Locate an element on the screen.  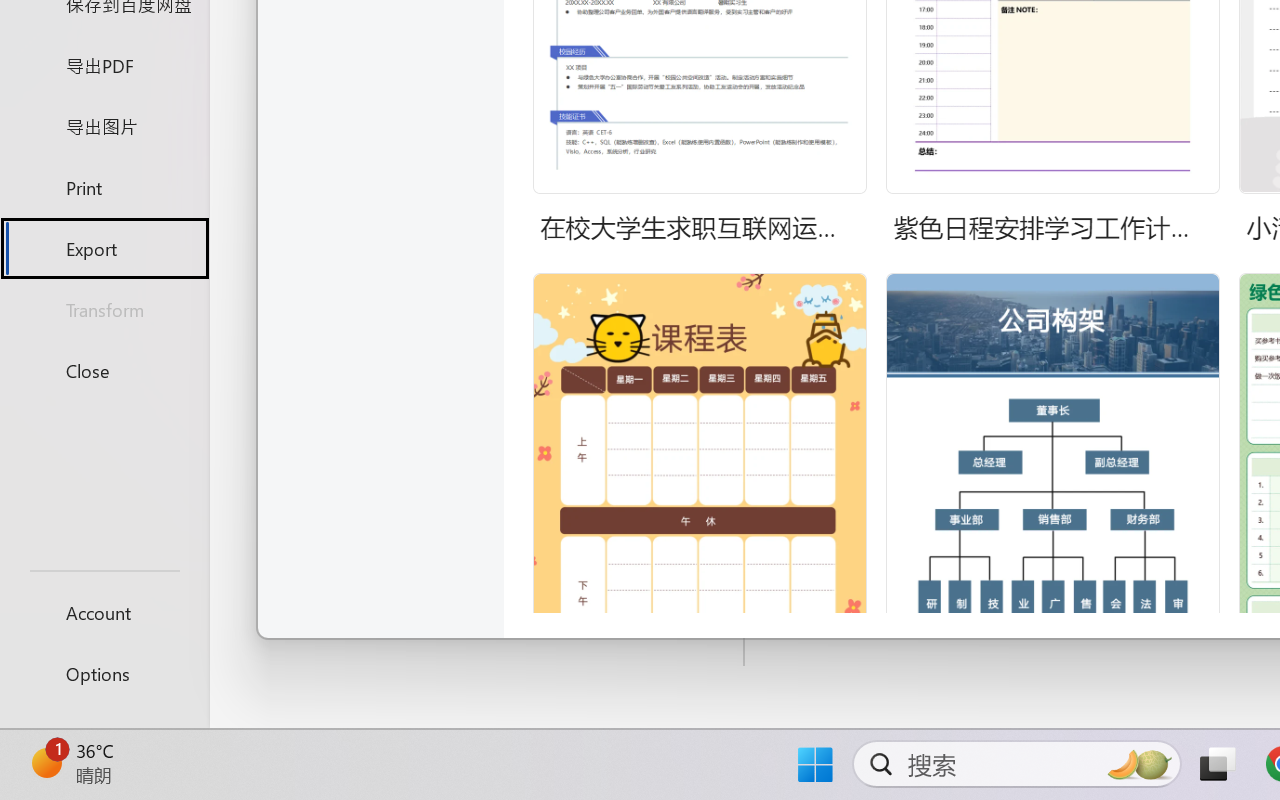
'Print' is located at coordinates (103, 186).